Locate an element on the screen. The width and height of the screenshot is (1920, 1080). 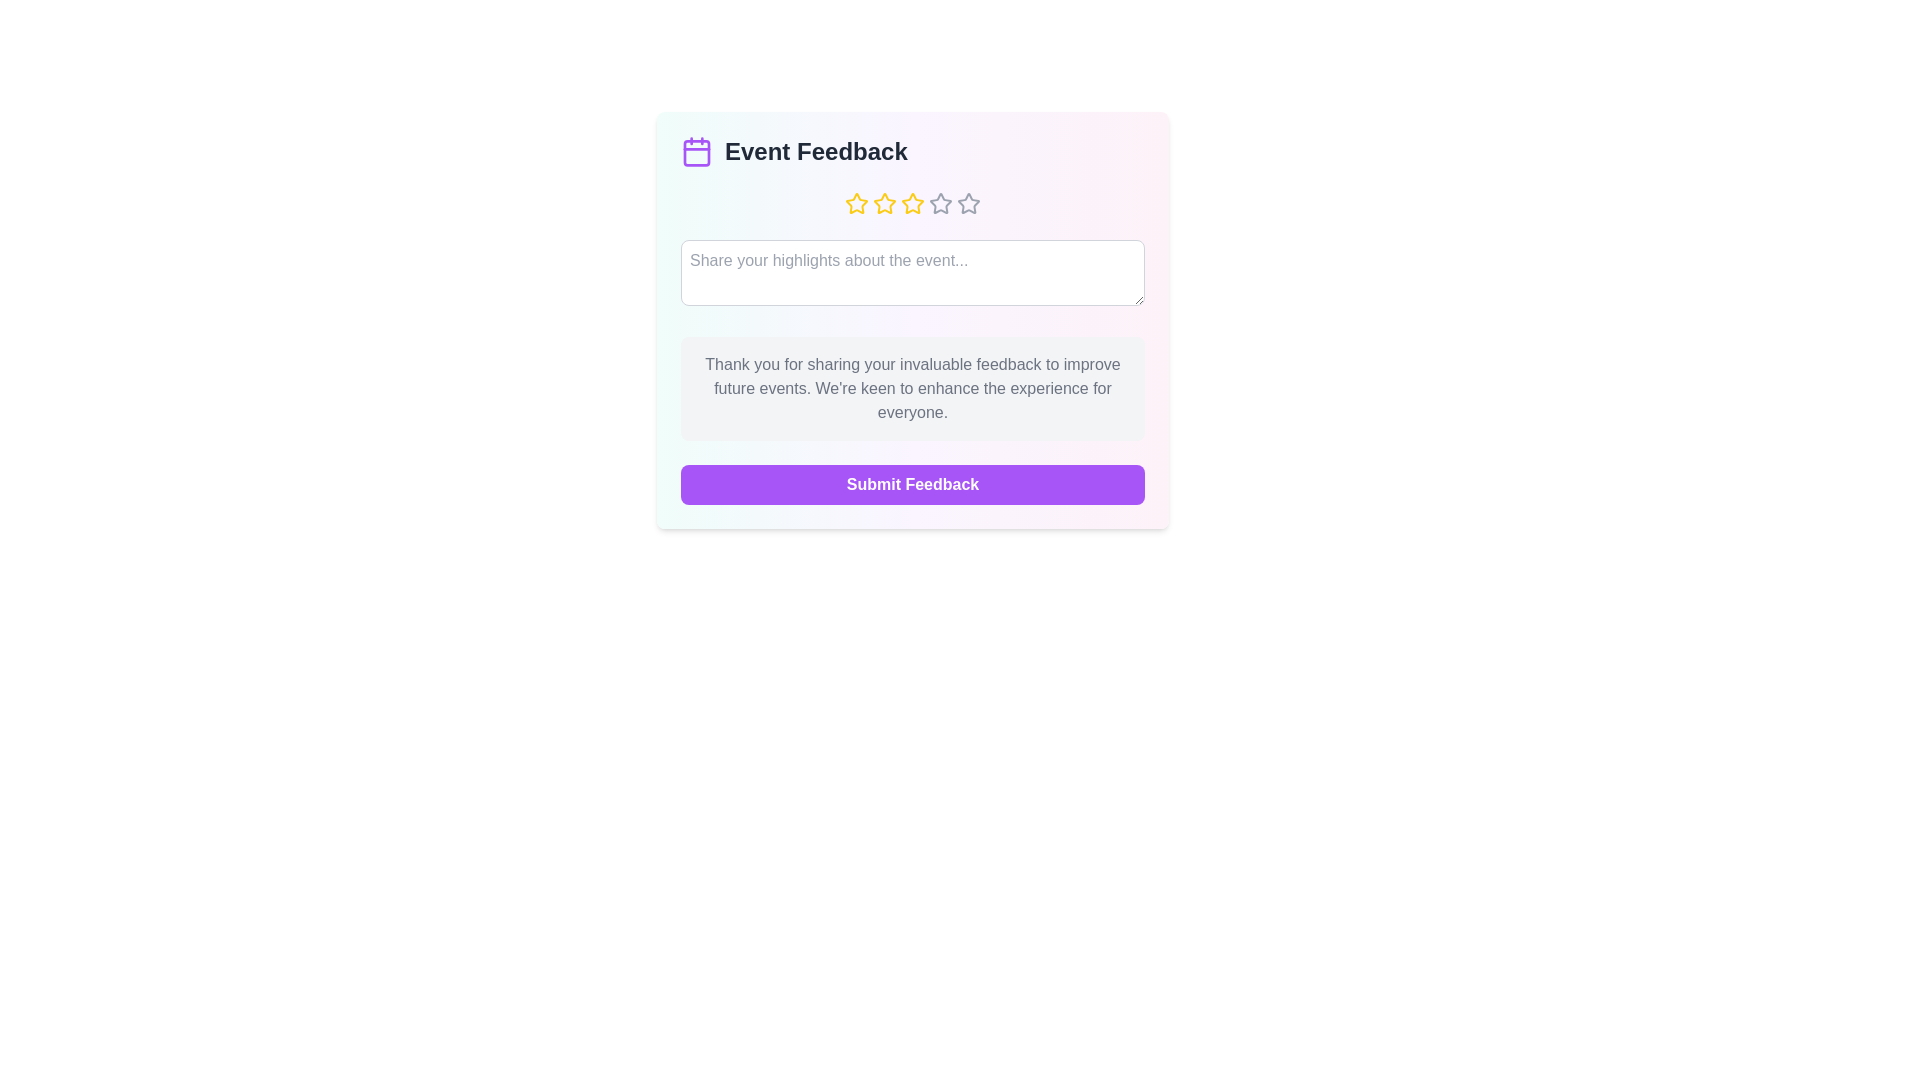
the event rating to 4 stars by clicking on the corresponding star is located at coordinates (939, 204).